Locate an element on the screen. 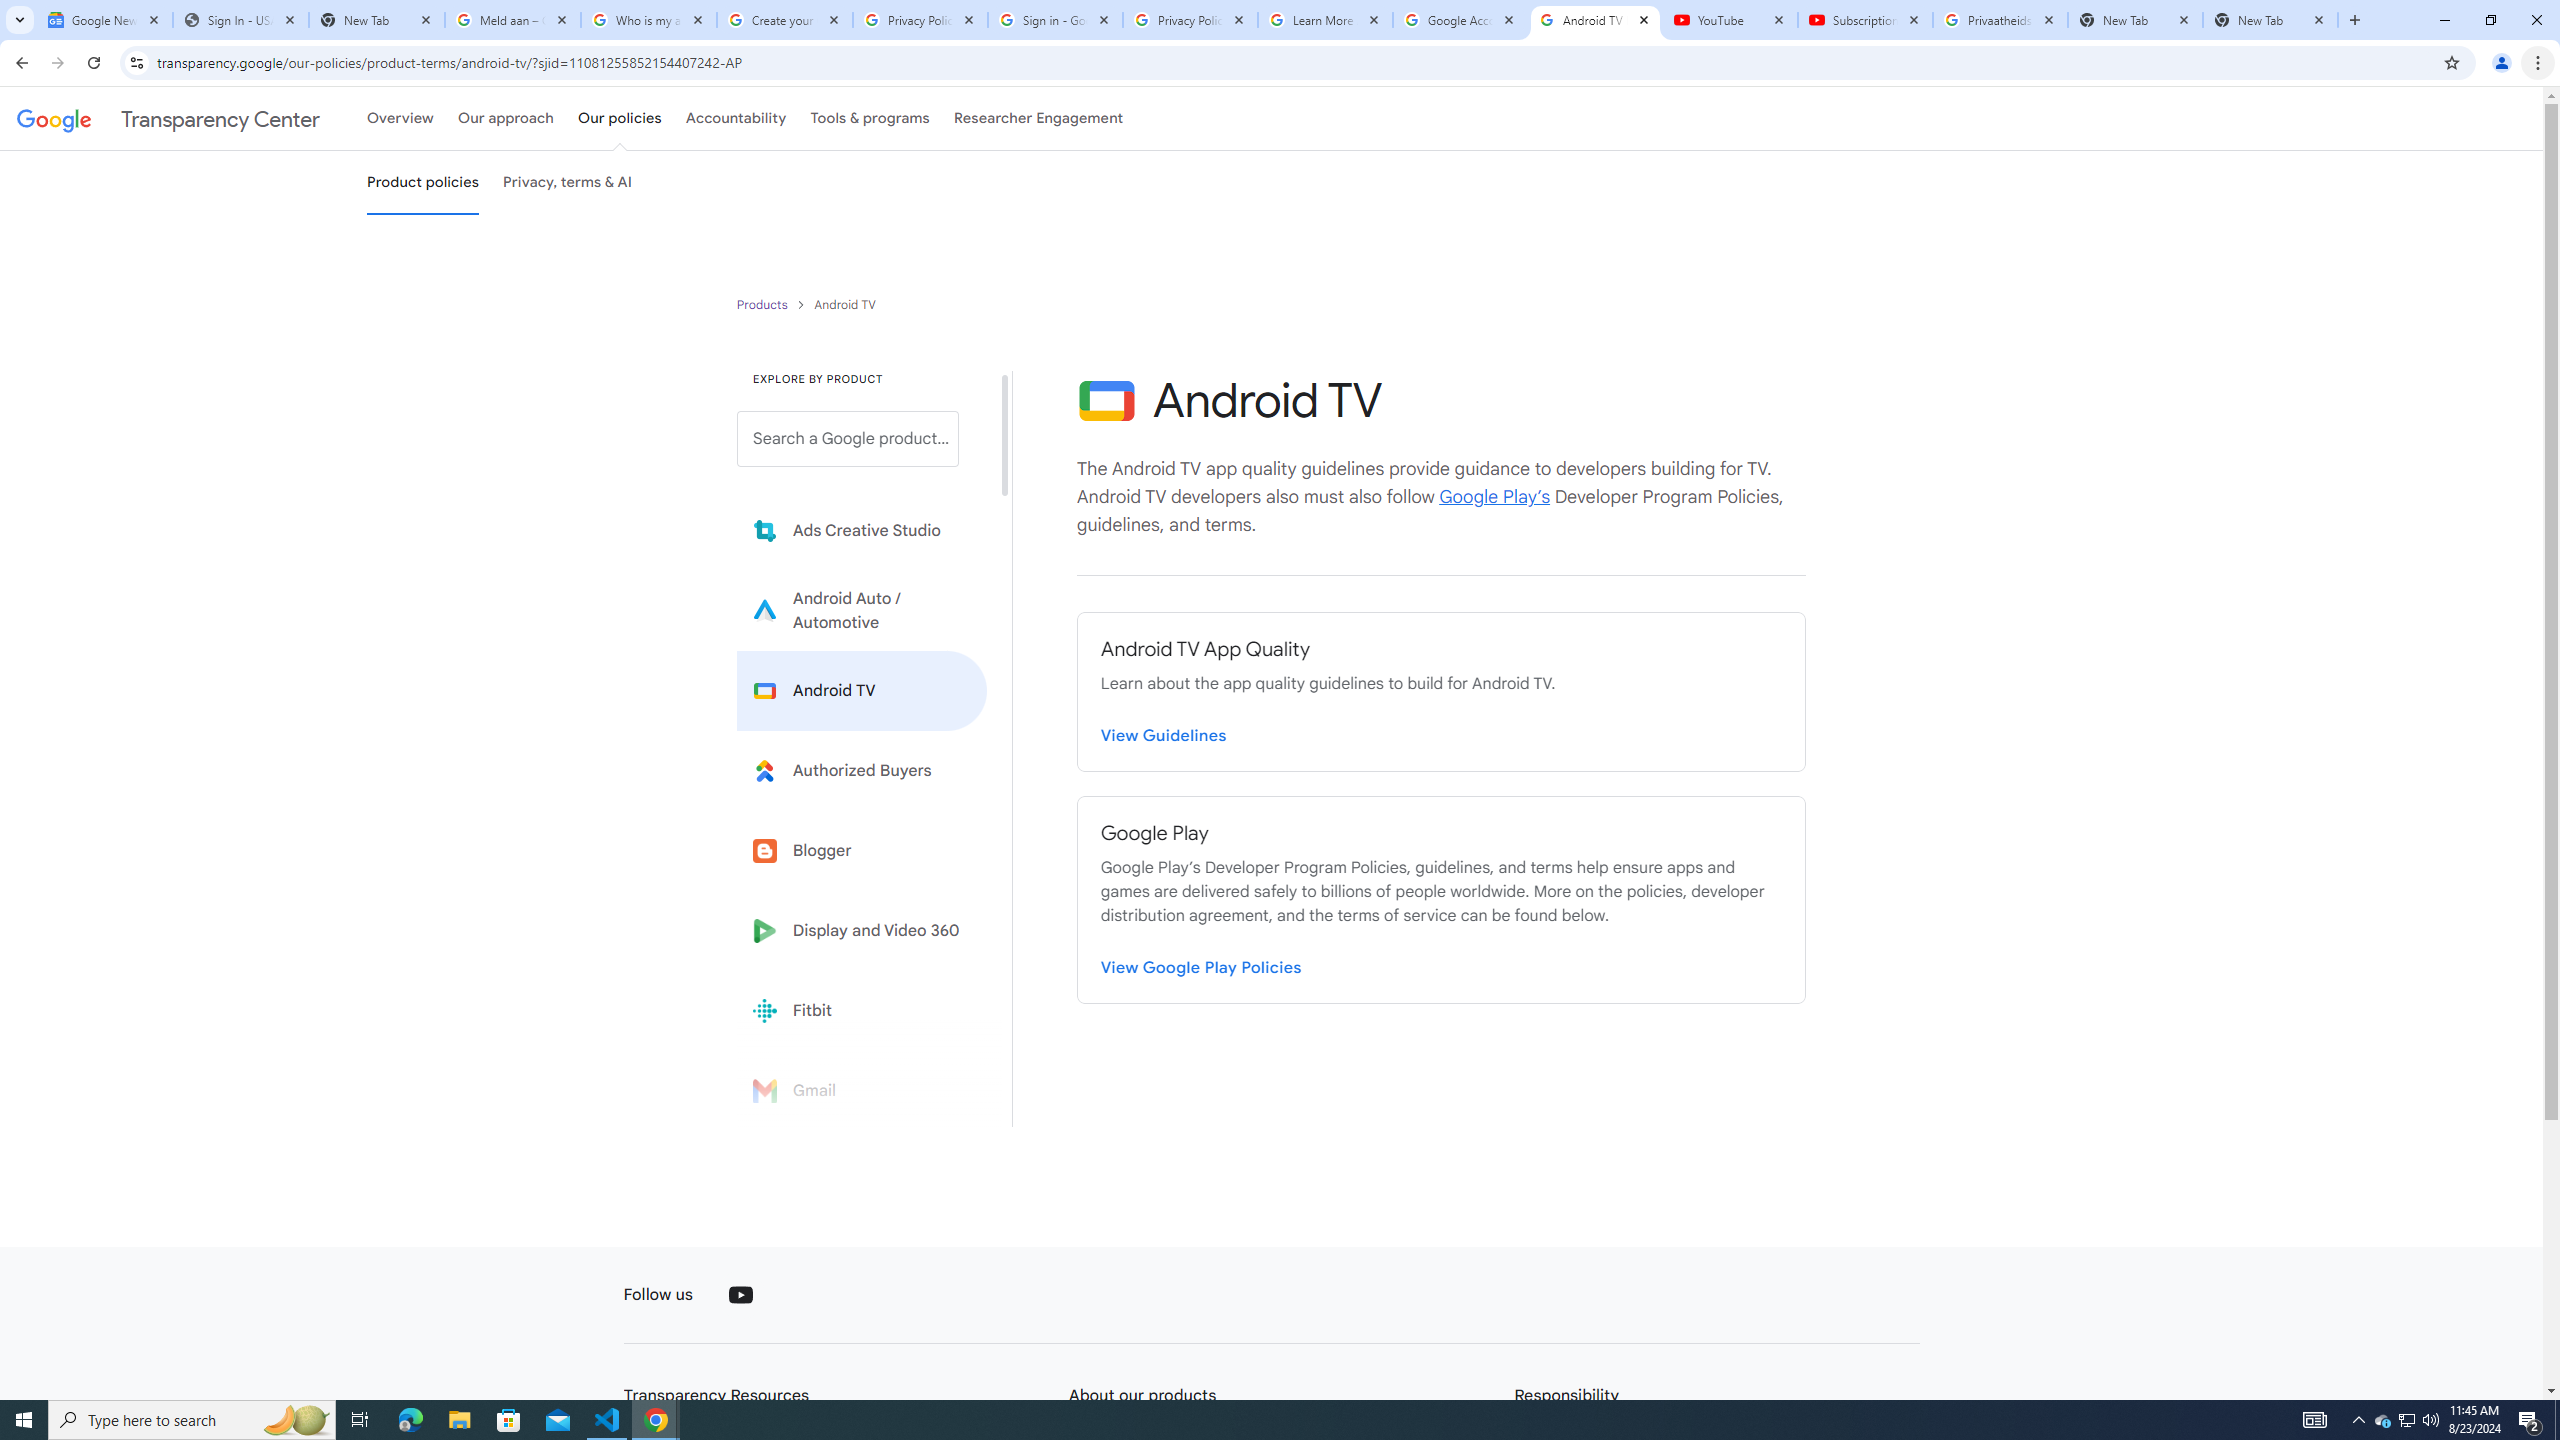  'Transparency Center' is located at coordinates (167, 118).